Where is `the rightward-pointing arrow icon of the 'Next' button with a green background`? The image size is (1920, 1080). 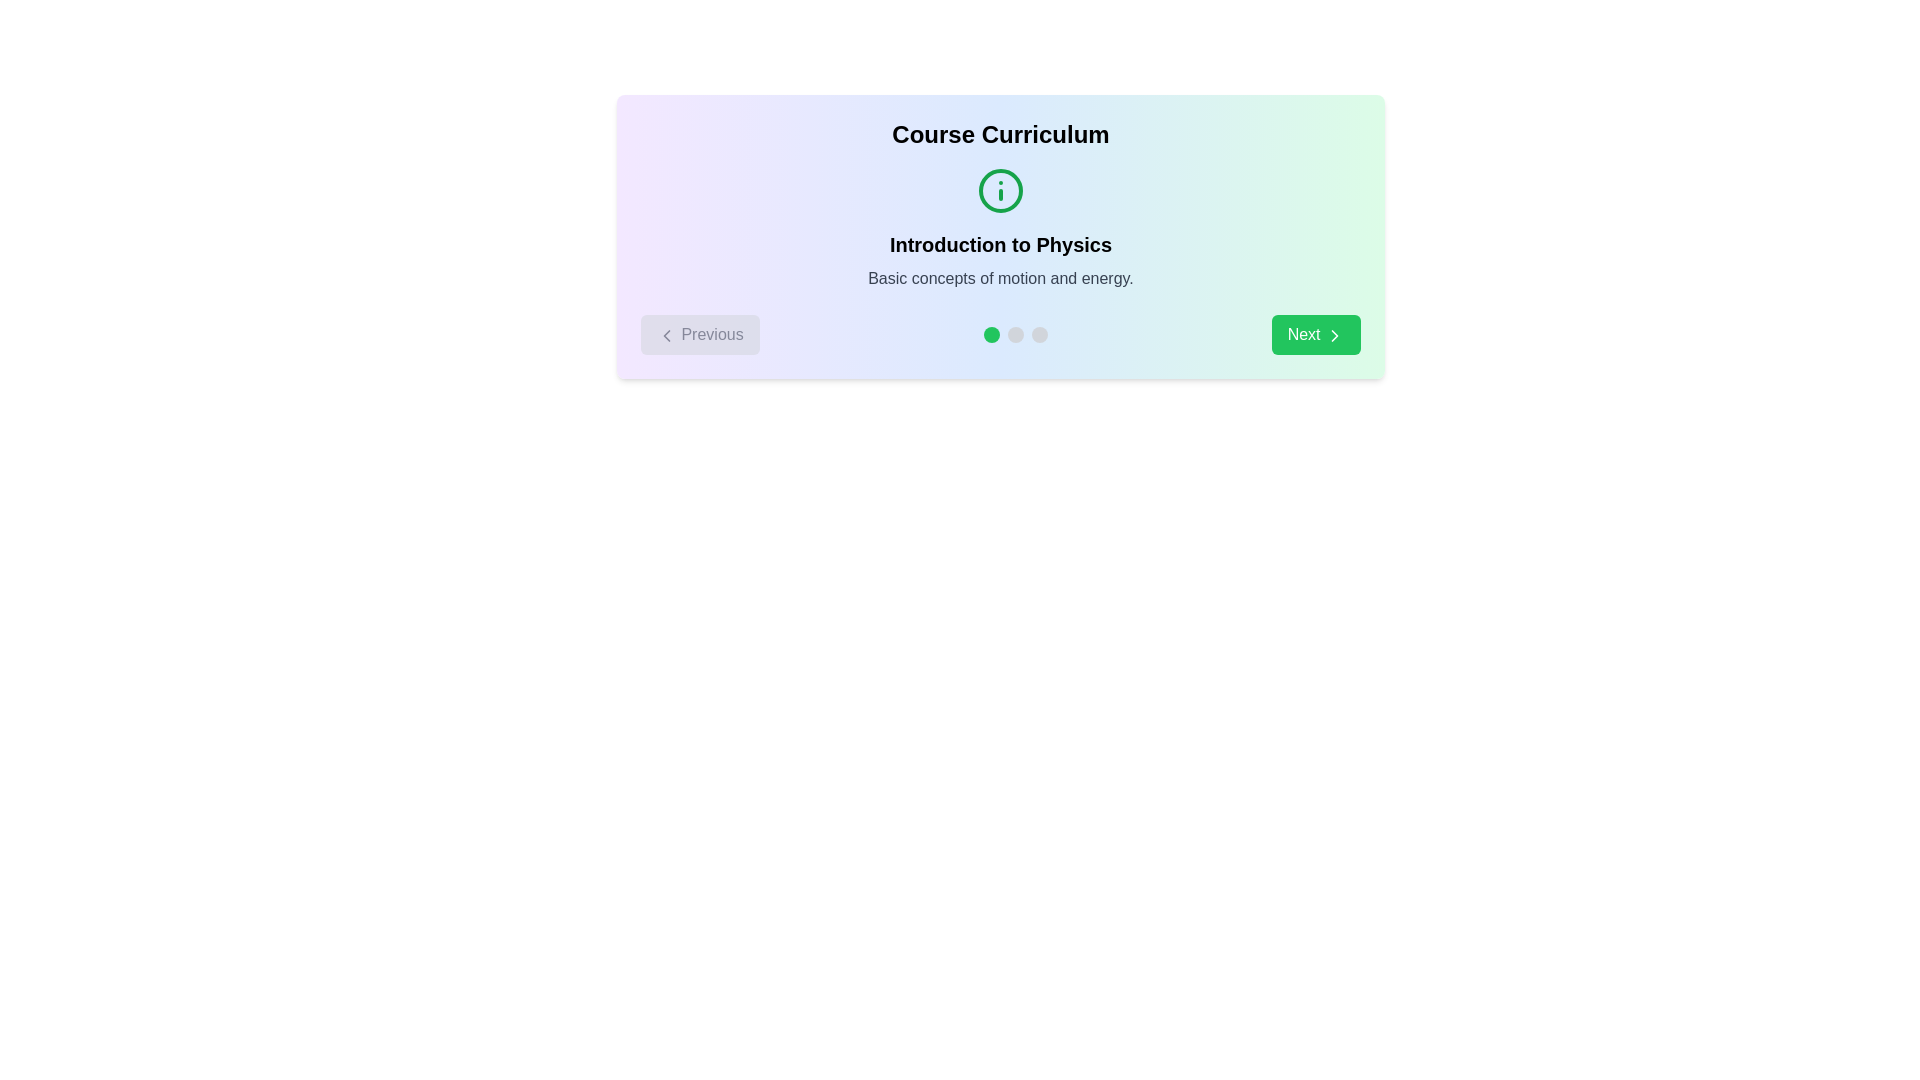
the rightward-pointing arrow icon of the 'Next' button with a green background is located at coordinates (1334, 334).